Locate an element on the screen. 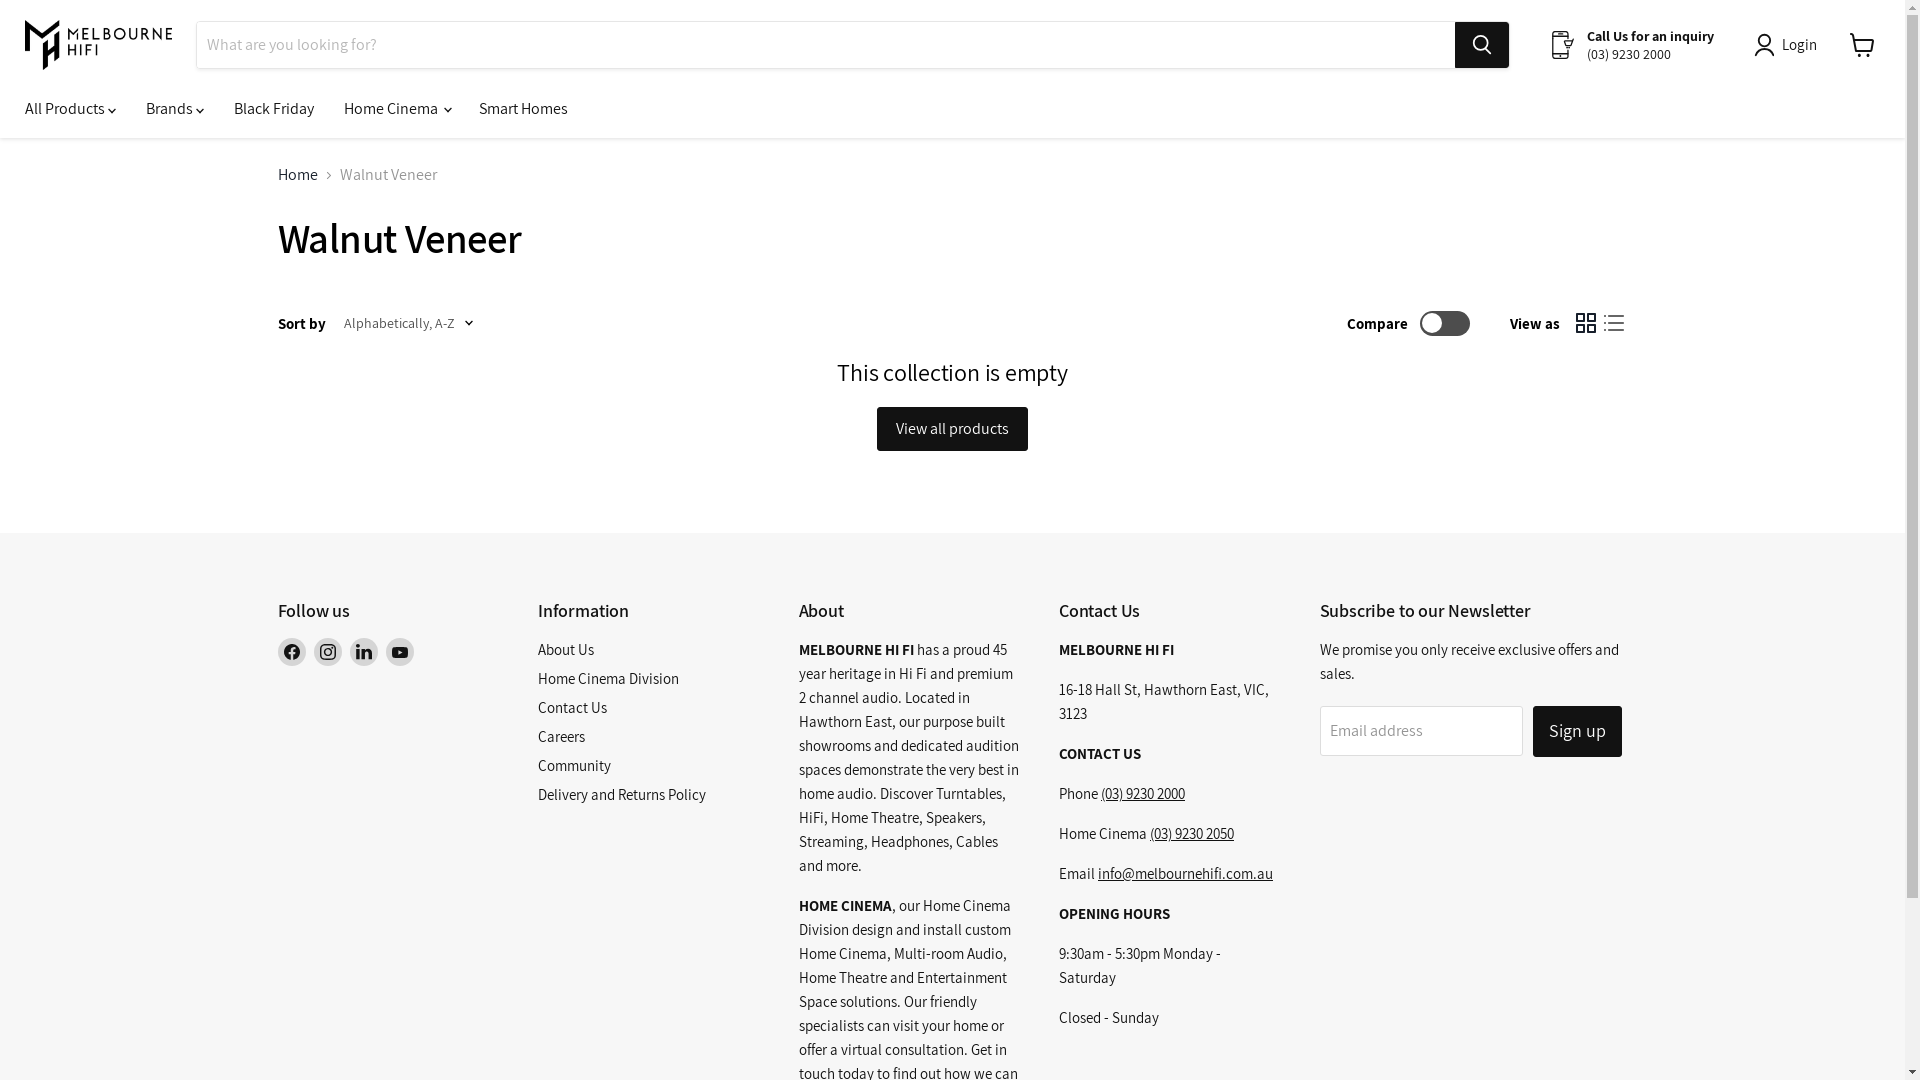  'Find us on Instagram' is located at coordinates (327, 651).